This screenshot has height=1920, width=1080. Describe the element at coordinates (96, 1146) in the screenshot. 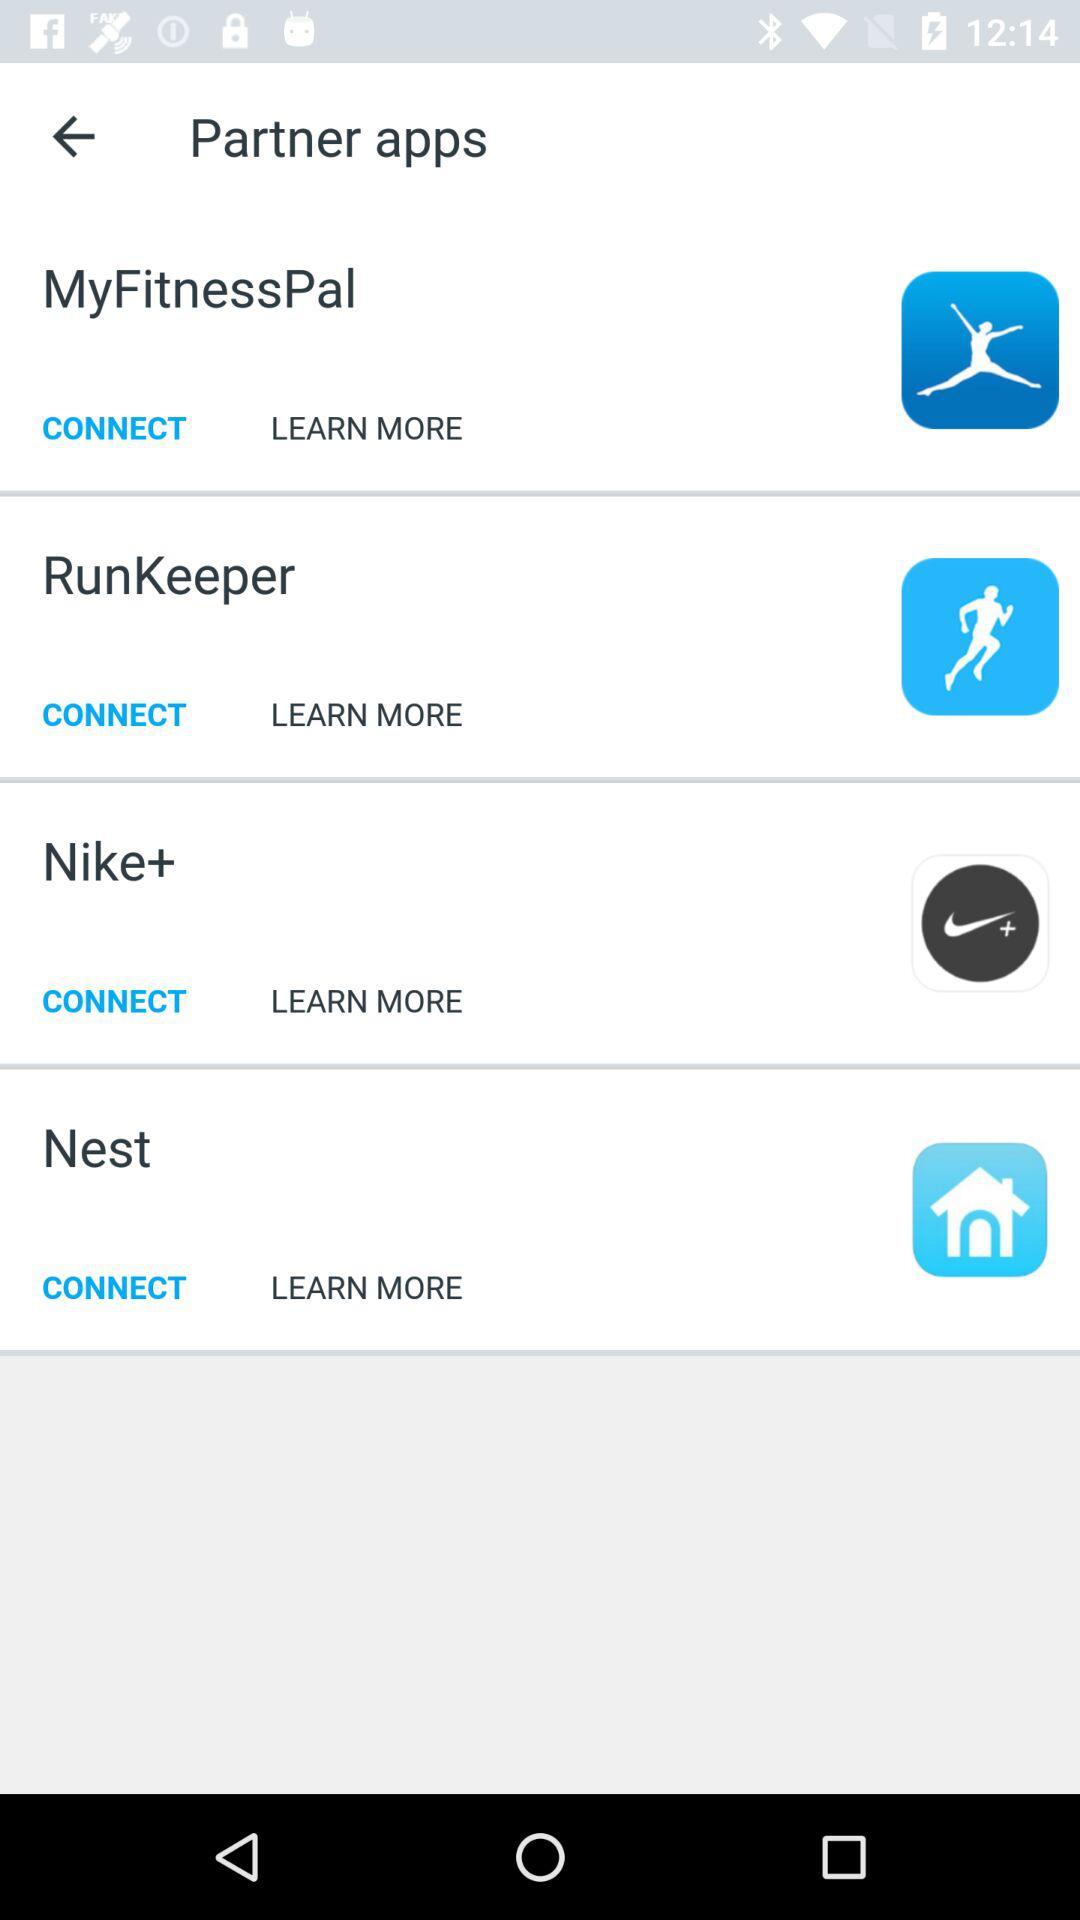

I see `nest item` at that location.